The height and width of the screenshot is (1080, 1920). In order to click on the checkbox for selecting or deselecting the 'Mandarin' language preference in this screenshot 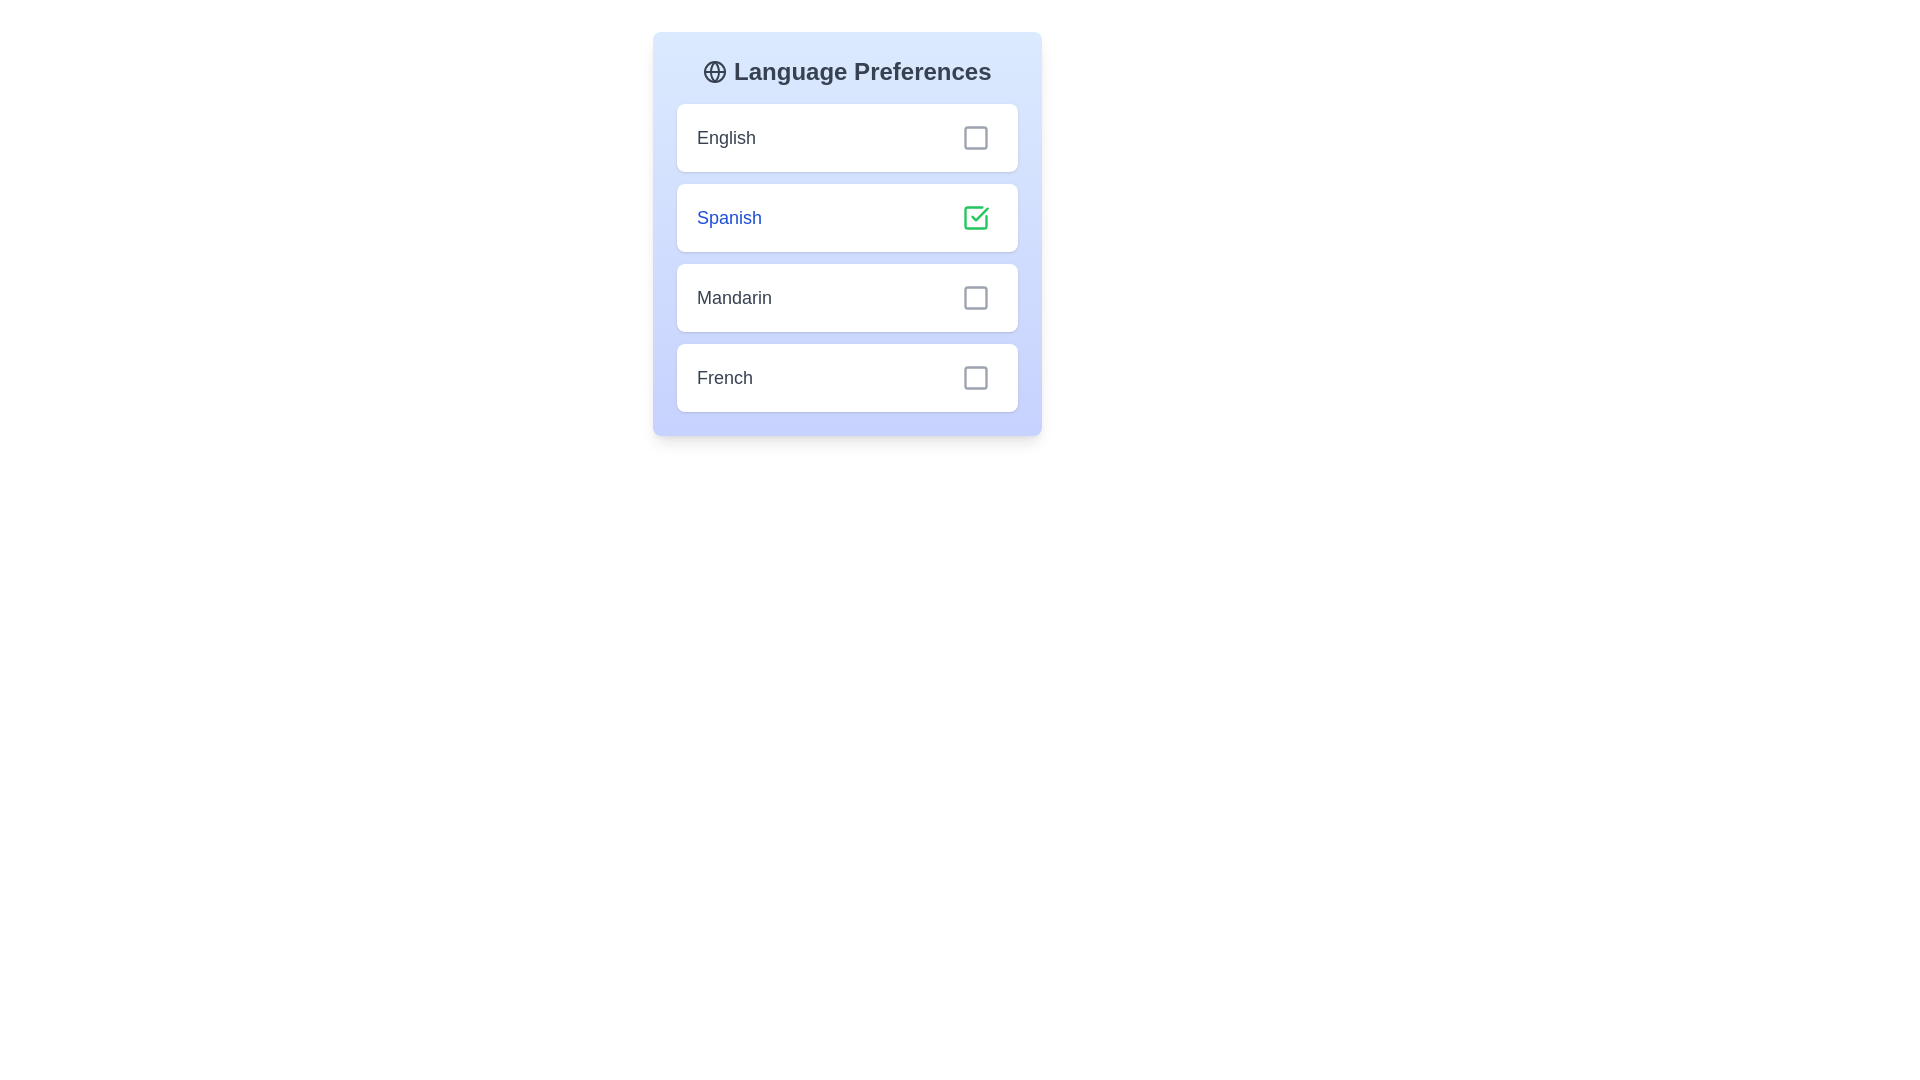, I will do `click(975, 297)`.